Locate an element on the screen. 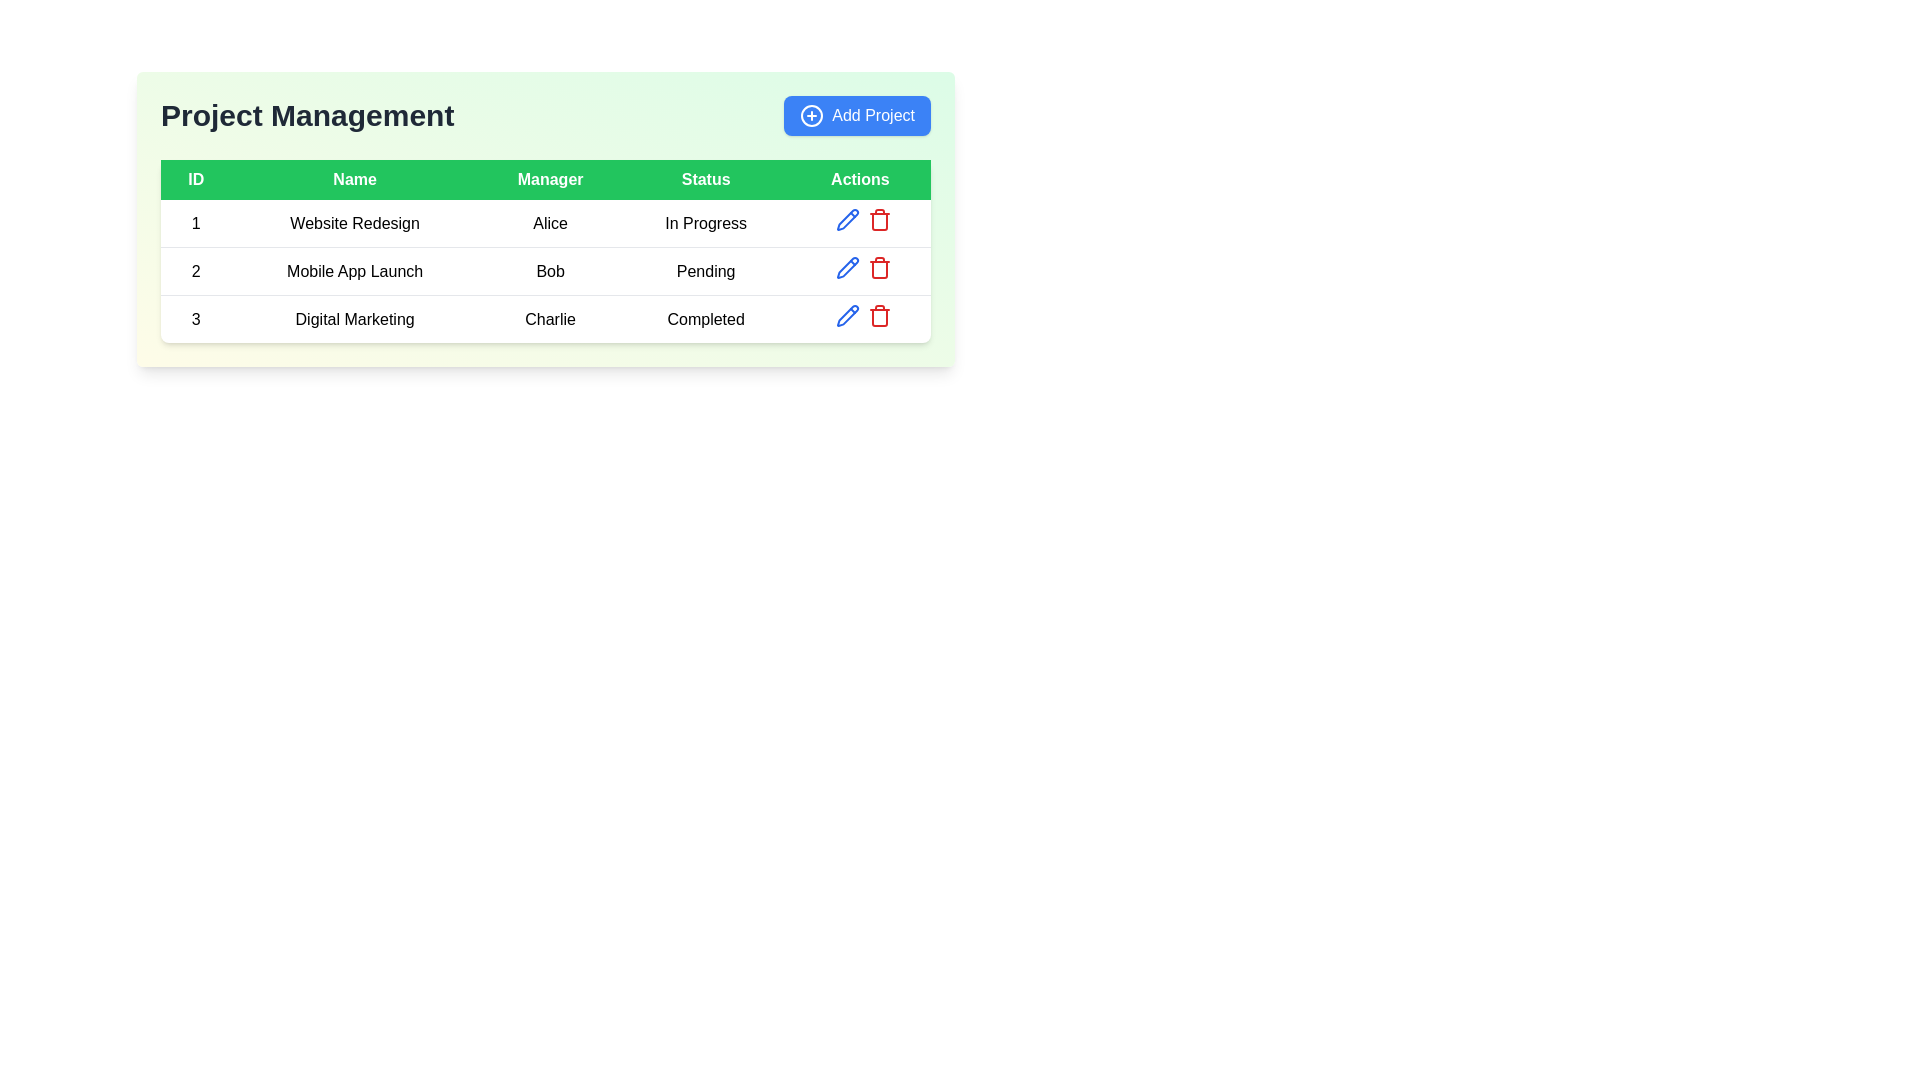 This screenshot has width=1920, height=1080. the 'In Progress' static text label in the Status column of the table for the 'Website Redesign' project, which is located to the right of 'Alice' and left of action icons is located at coordinates (706, 223).